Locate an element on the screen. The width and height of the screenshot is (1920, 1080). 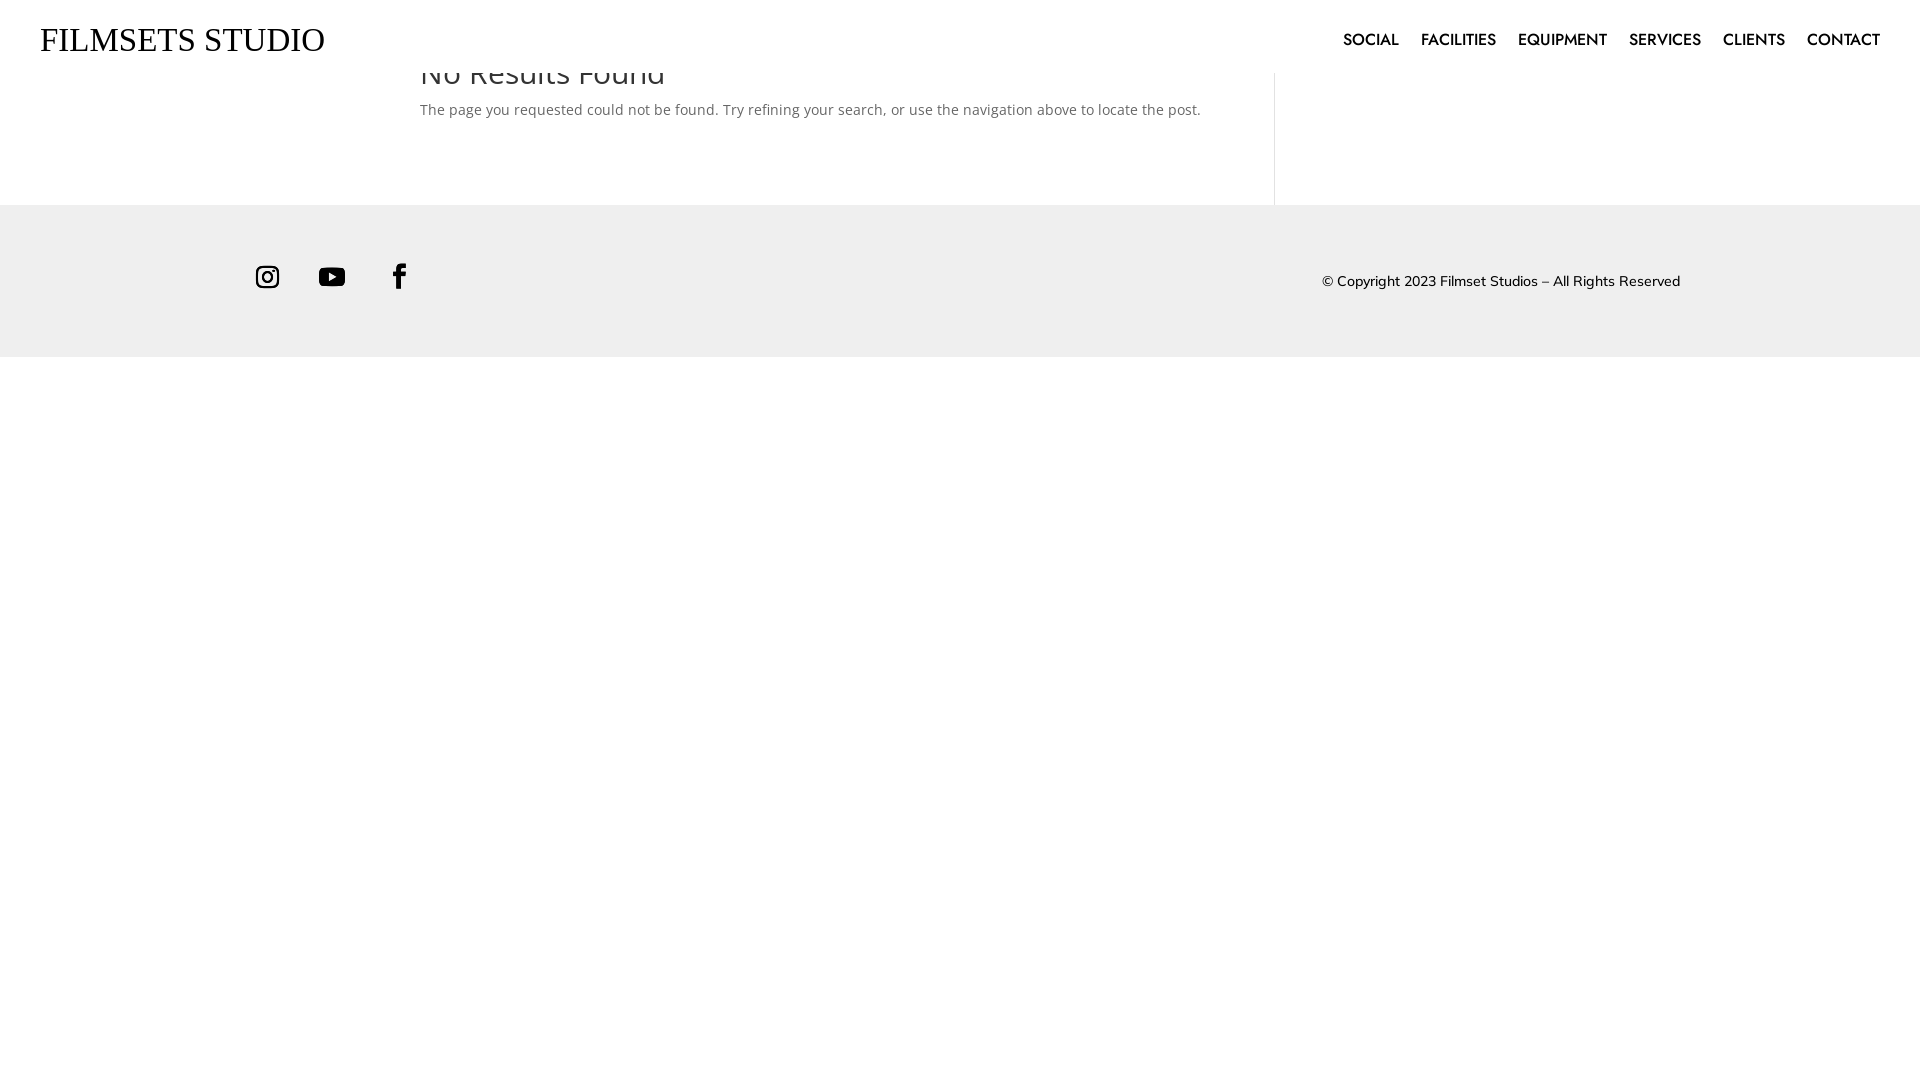
'Follow on Instagram' is located at coordinates (266, 277).